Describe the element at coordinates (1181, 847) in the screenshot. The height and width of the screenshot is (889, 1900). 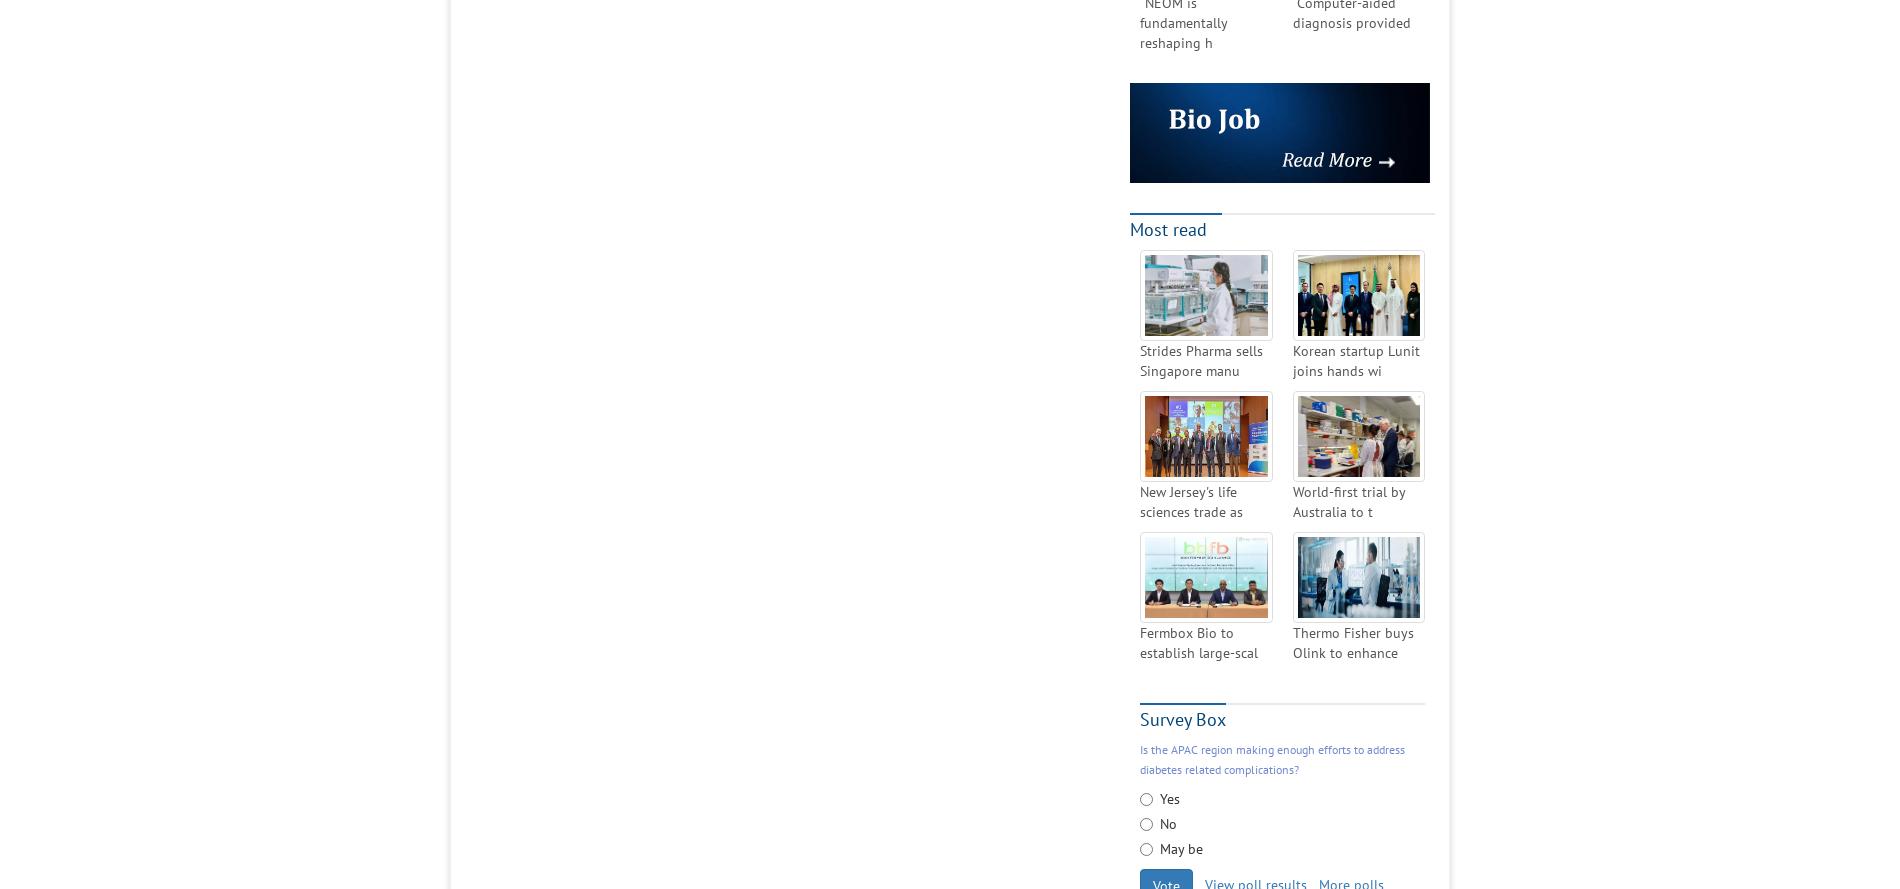
I see `'May be'` at that location.